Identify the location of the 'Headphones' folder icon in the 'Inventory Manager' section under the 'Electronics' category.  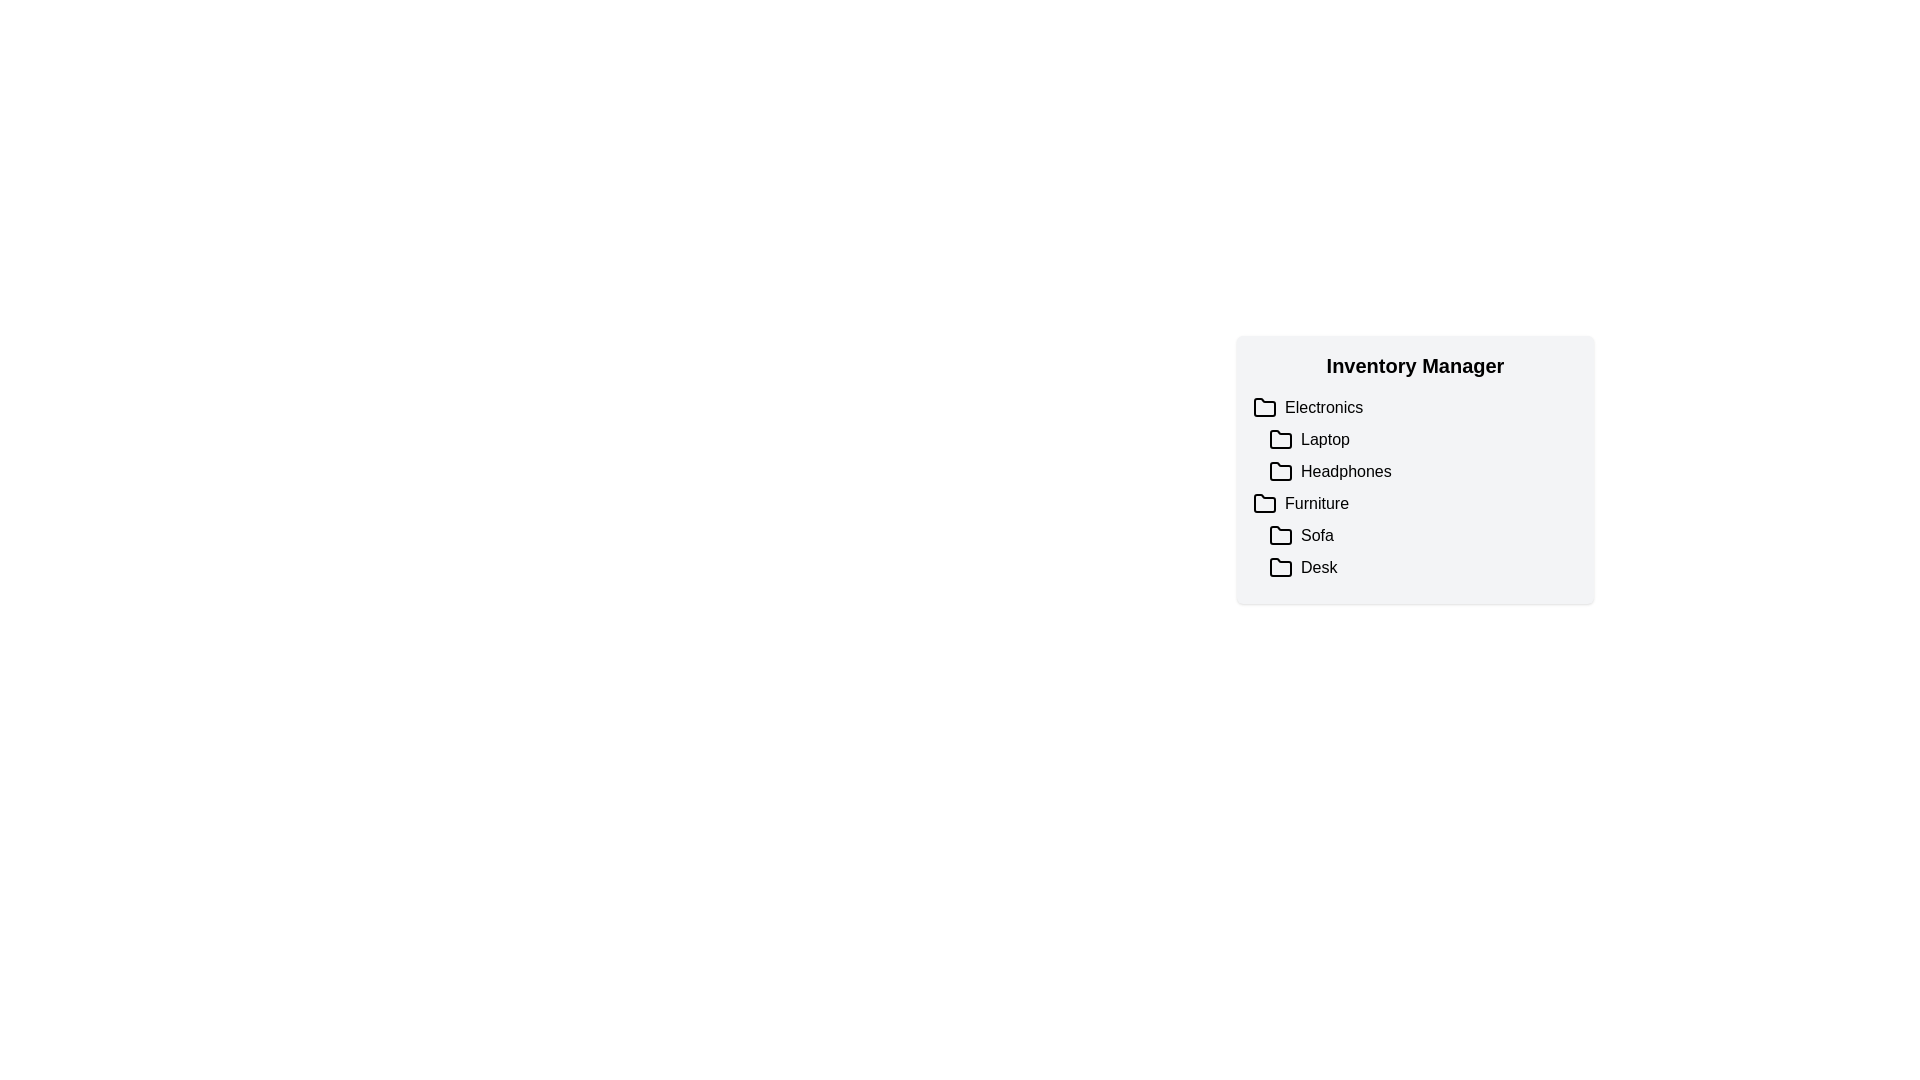
(1281, 470).